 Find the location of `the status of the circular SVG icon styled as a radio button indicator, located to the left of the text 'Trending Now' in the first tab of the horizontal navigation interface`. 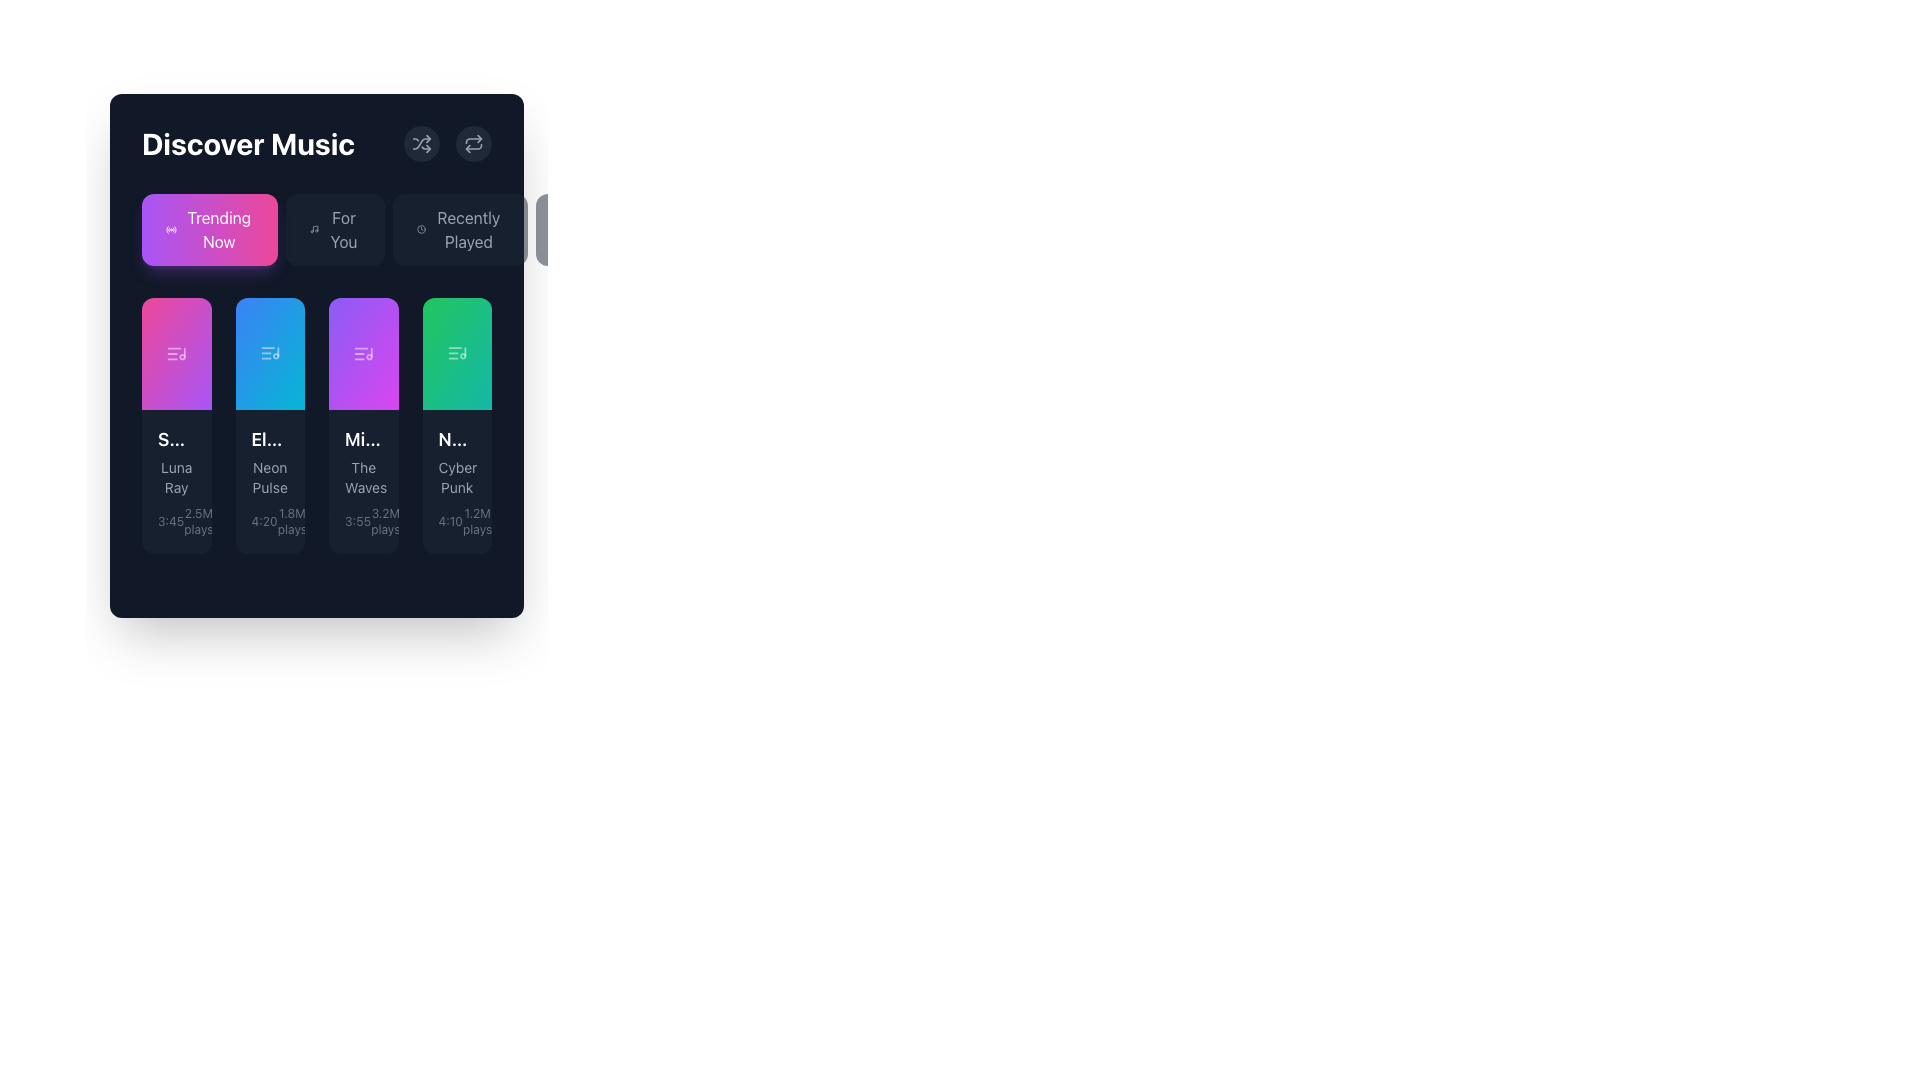

the status of the circular SVG icon styled as a radio button indicator, located to the left of the text 'Trending Now' in the first tab of the horizontal navigation interface is located at coordinates (171, 229).